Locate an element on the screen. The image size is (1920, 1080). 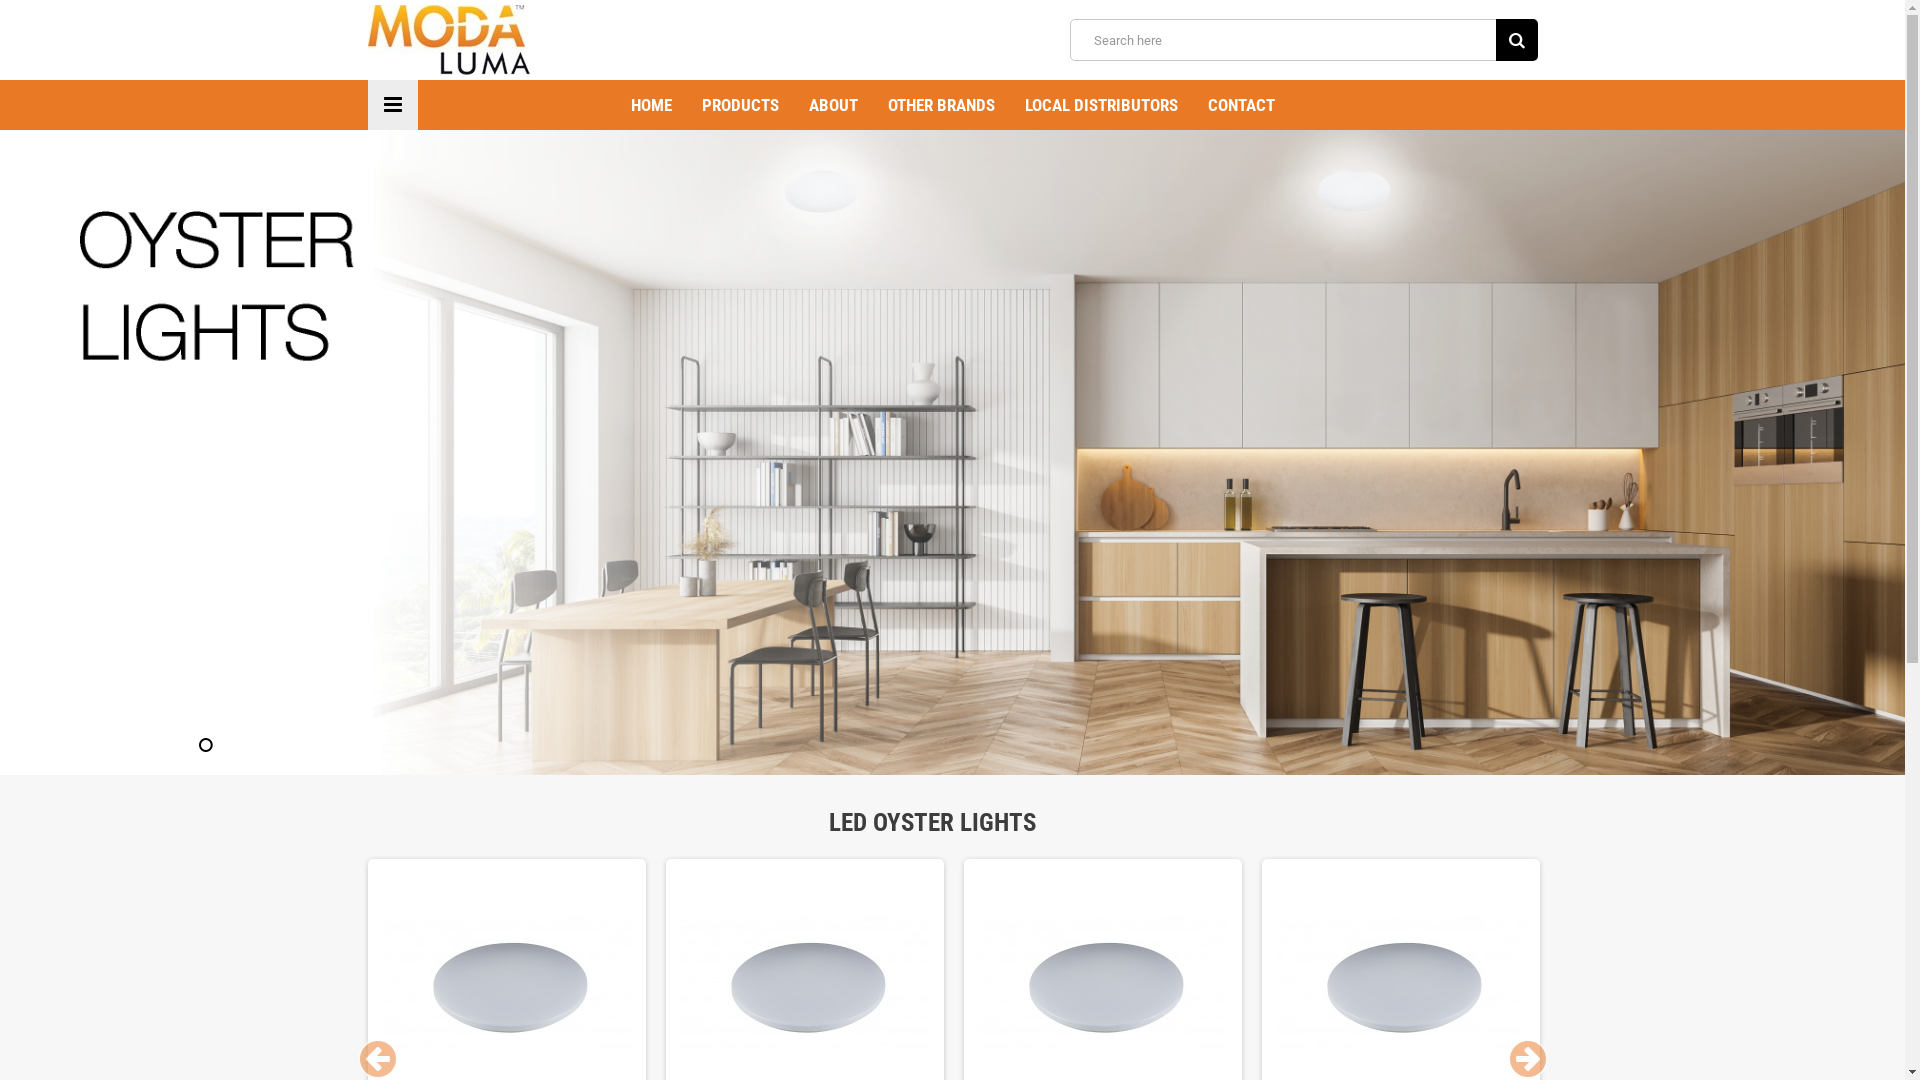
'LED OYSTER LIGHTS' is located at coordinates (951, 822).